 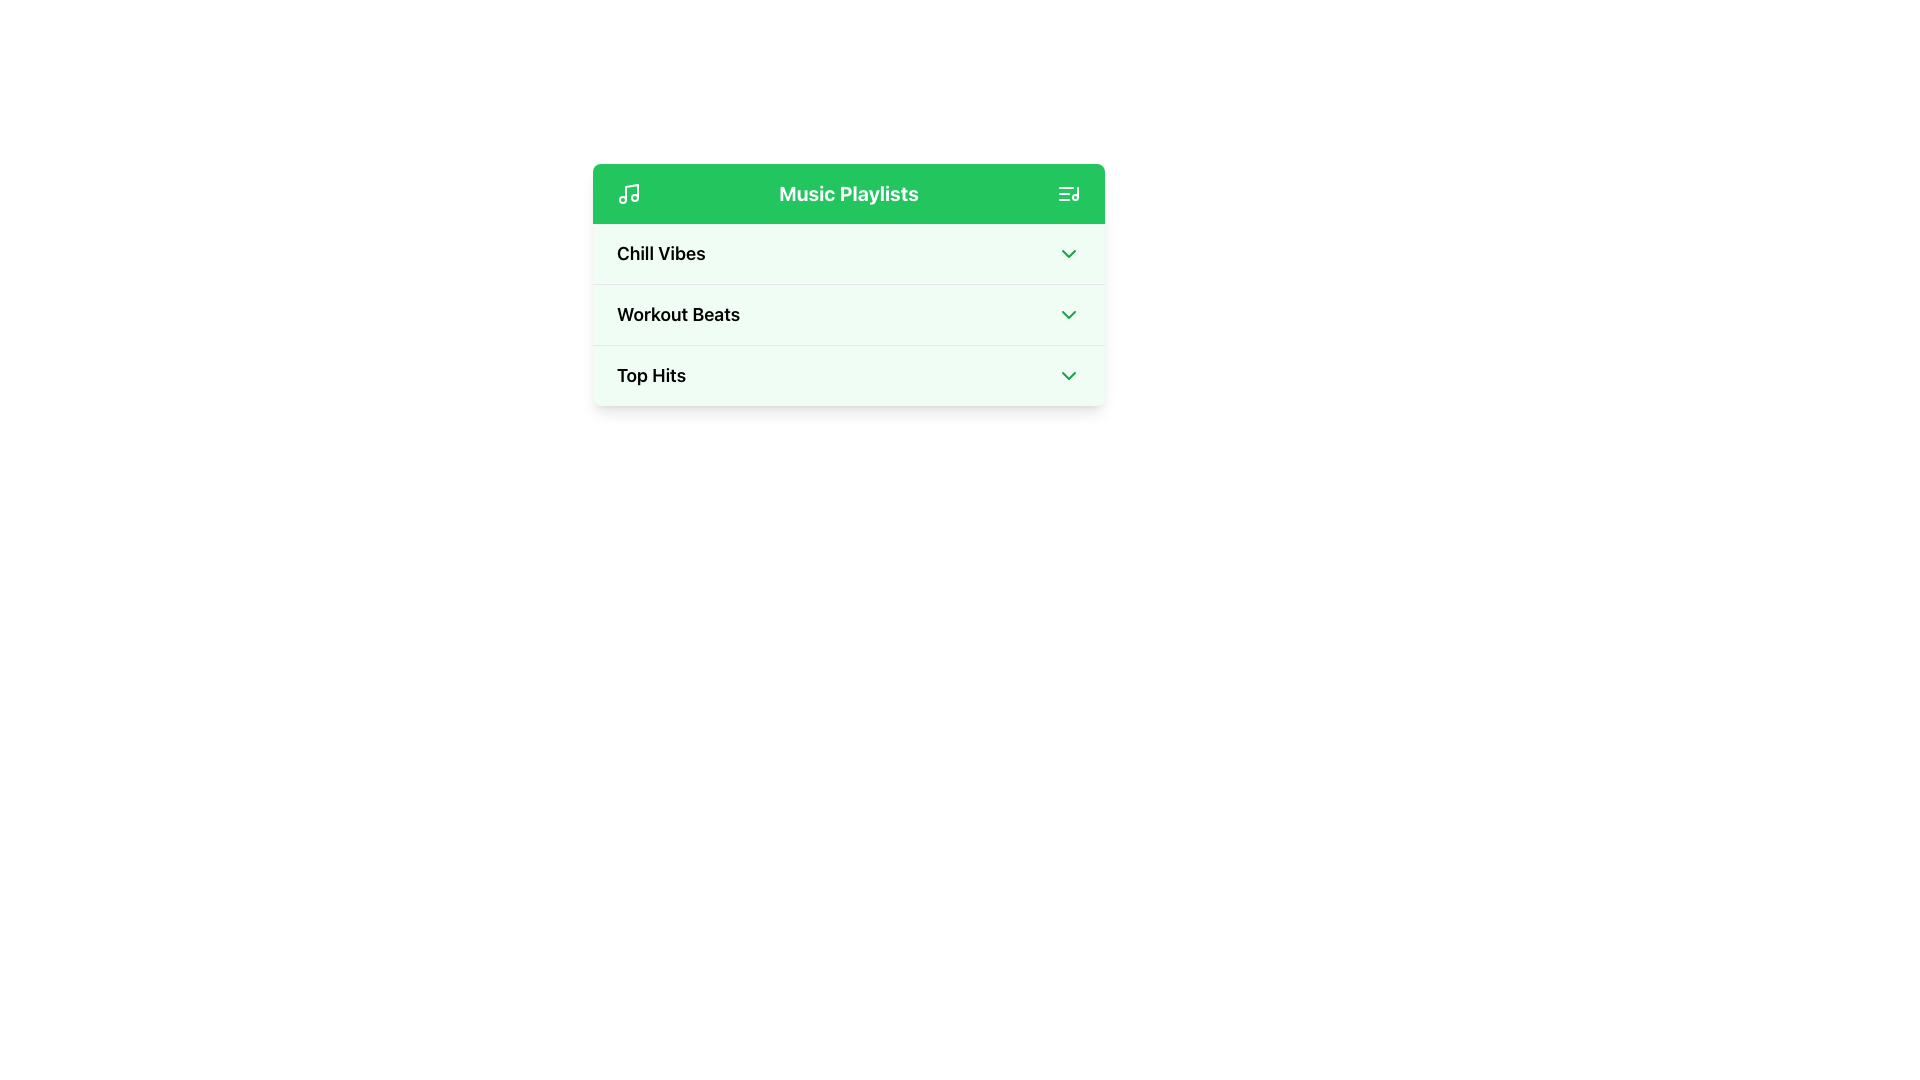 I want to click on the Music Playlists icon located on the left edge of the green header bar, which visually represents the music-related content section, so click(x=627, y=193).